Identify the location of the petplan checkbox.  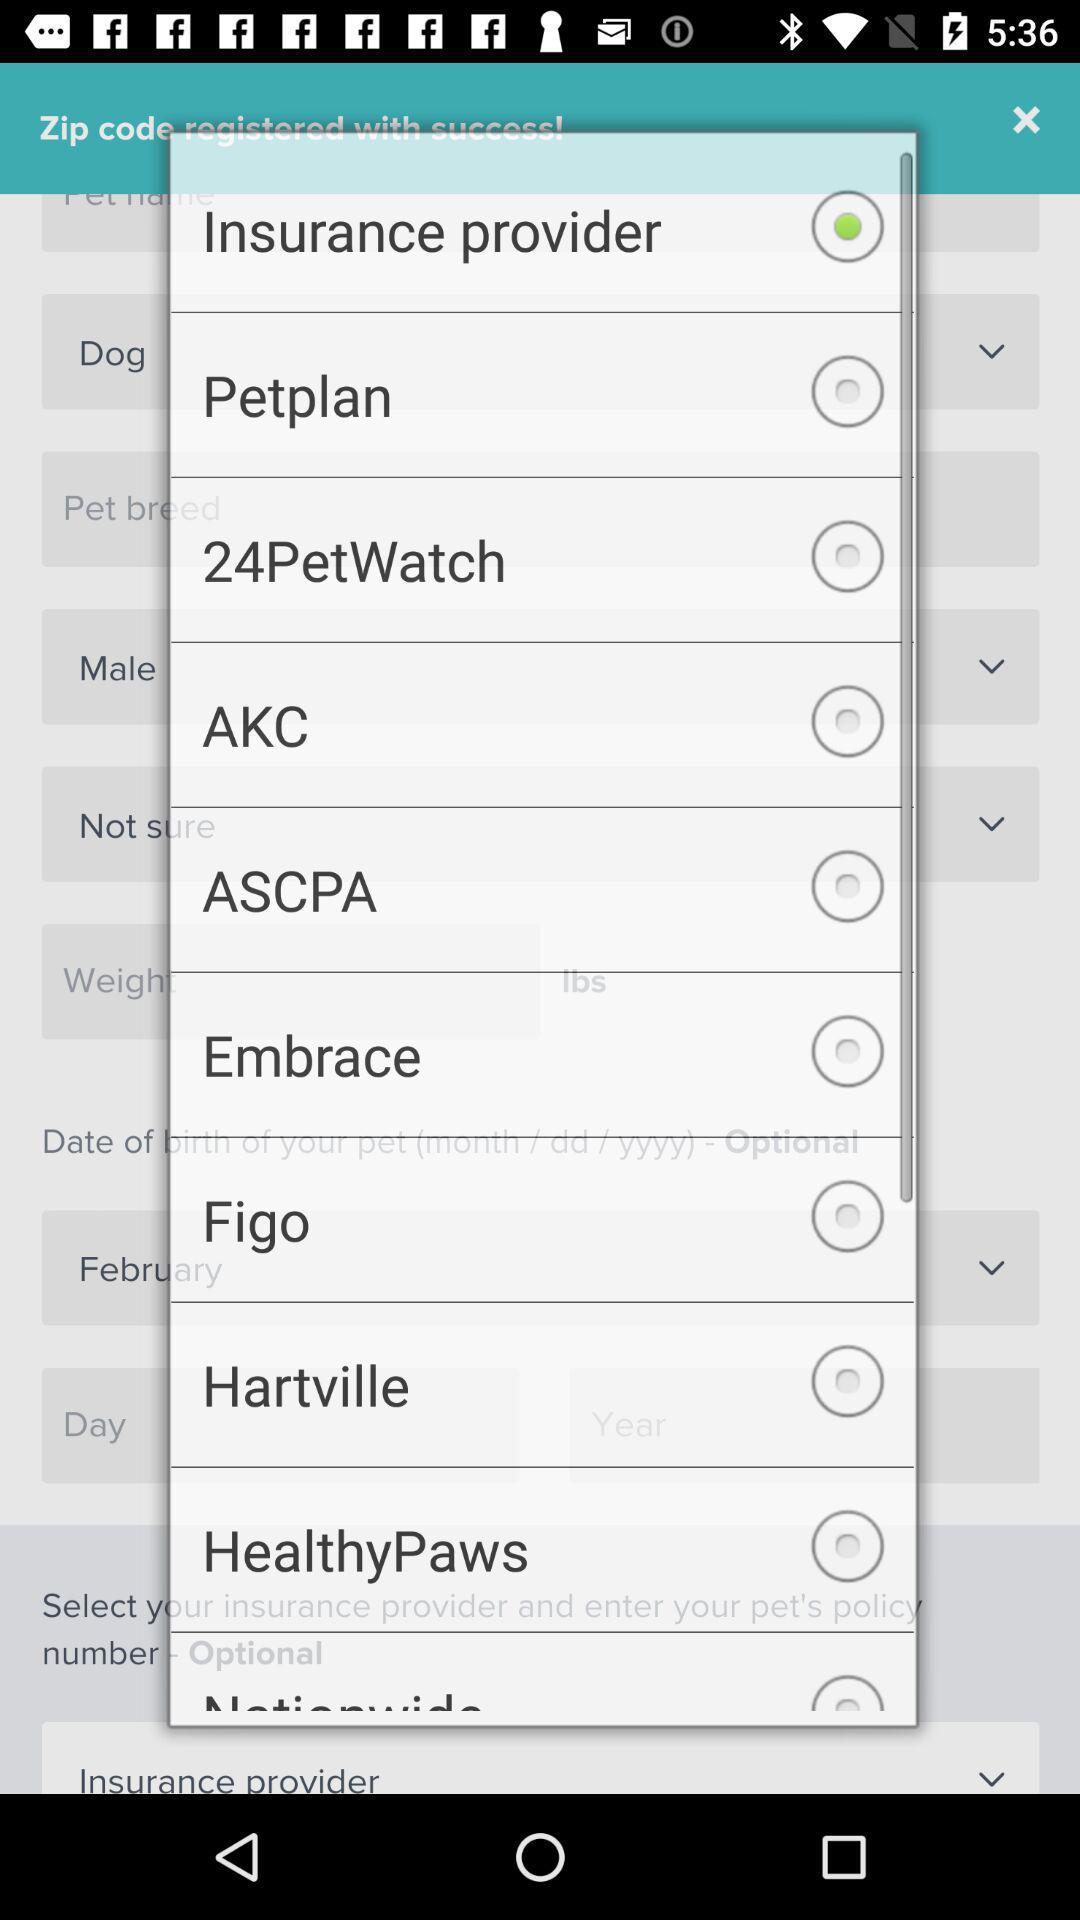
(542, 380).